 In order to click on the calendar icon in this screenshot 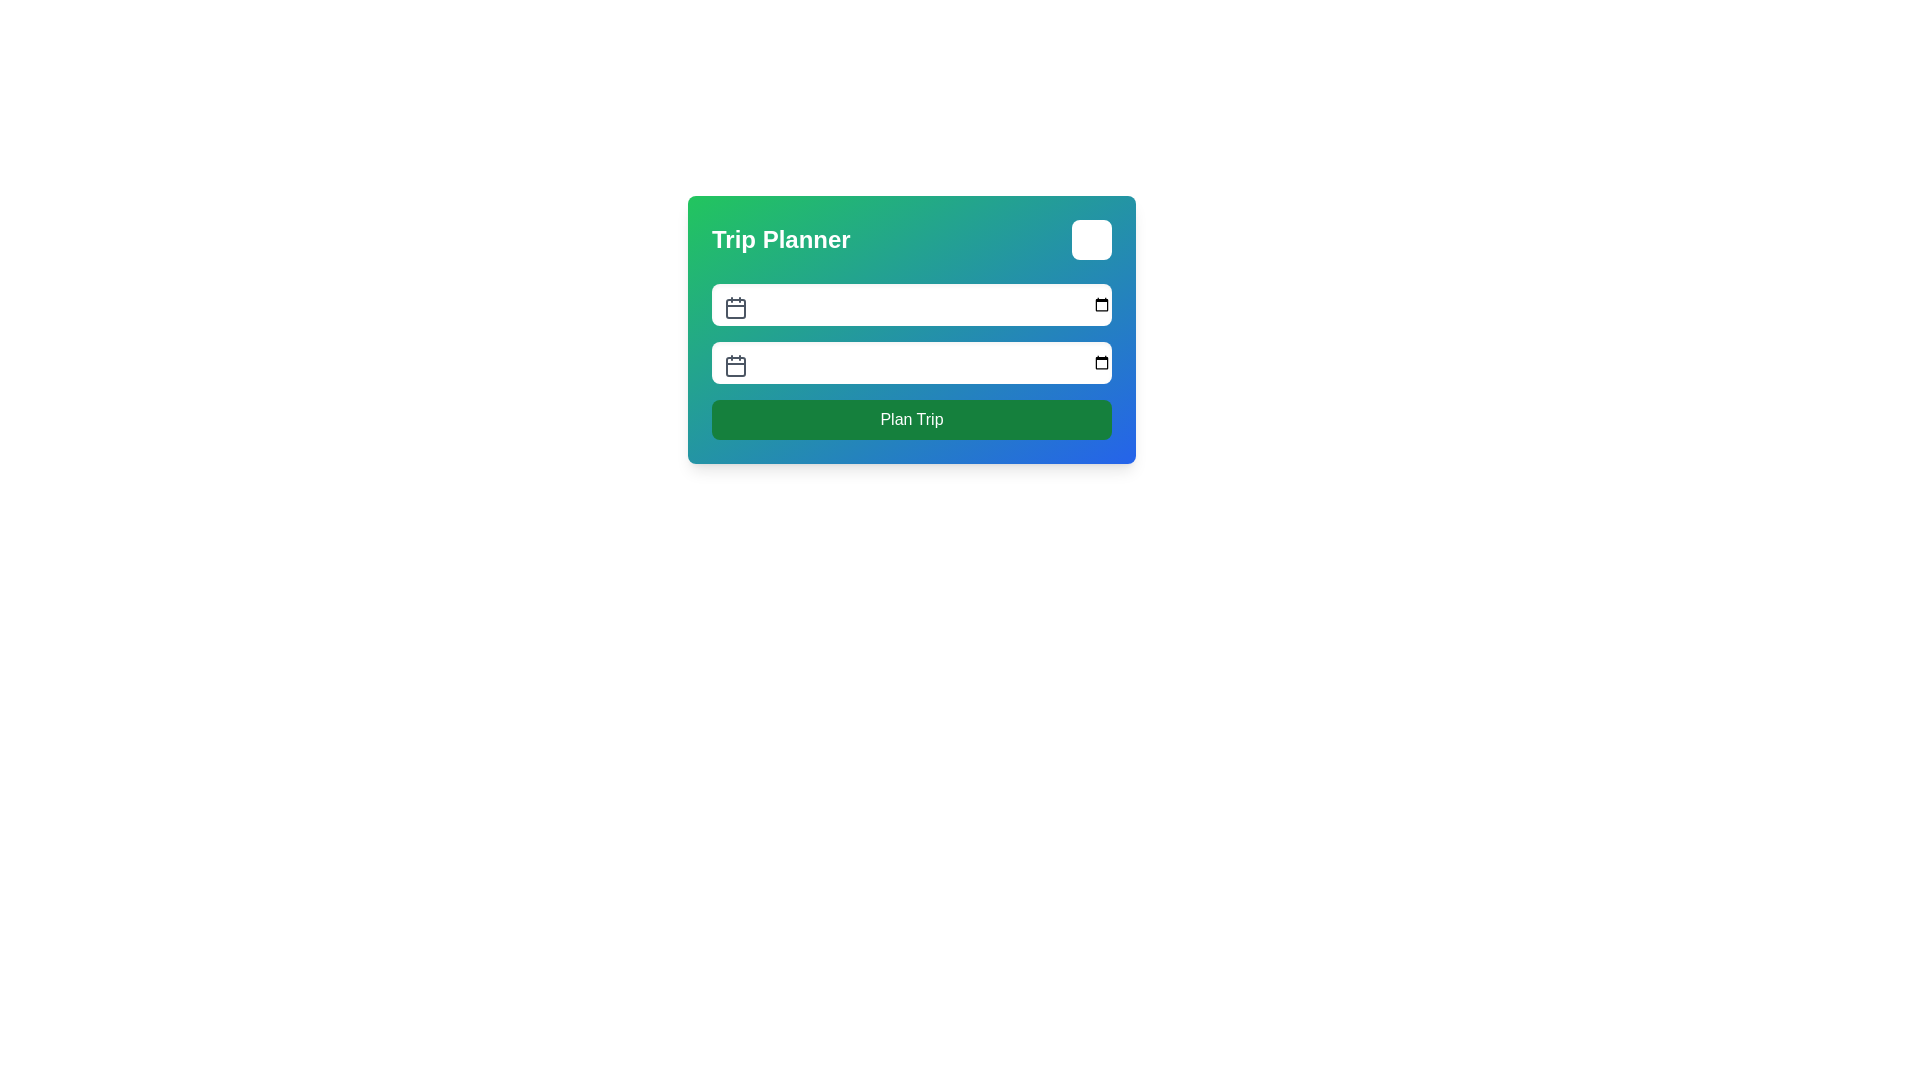, I will do `click(734, 308)`.